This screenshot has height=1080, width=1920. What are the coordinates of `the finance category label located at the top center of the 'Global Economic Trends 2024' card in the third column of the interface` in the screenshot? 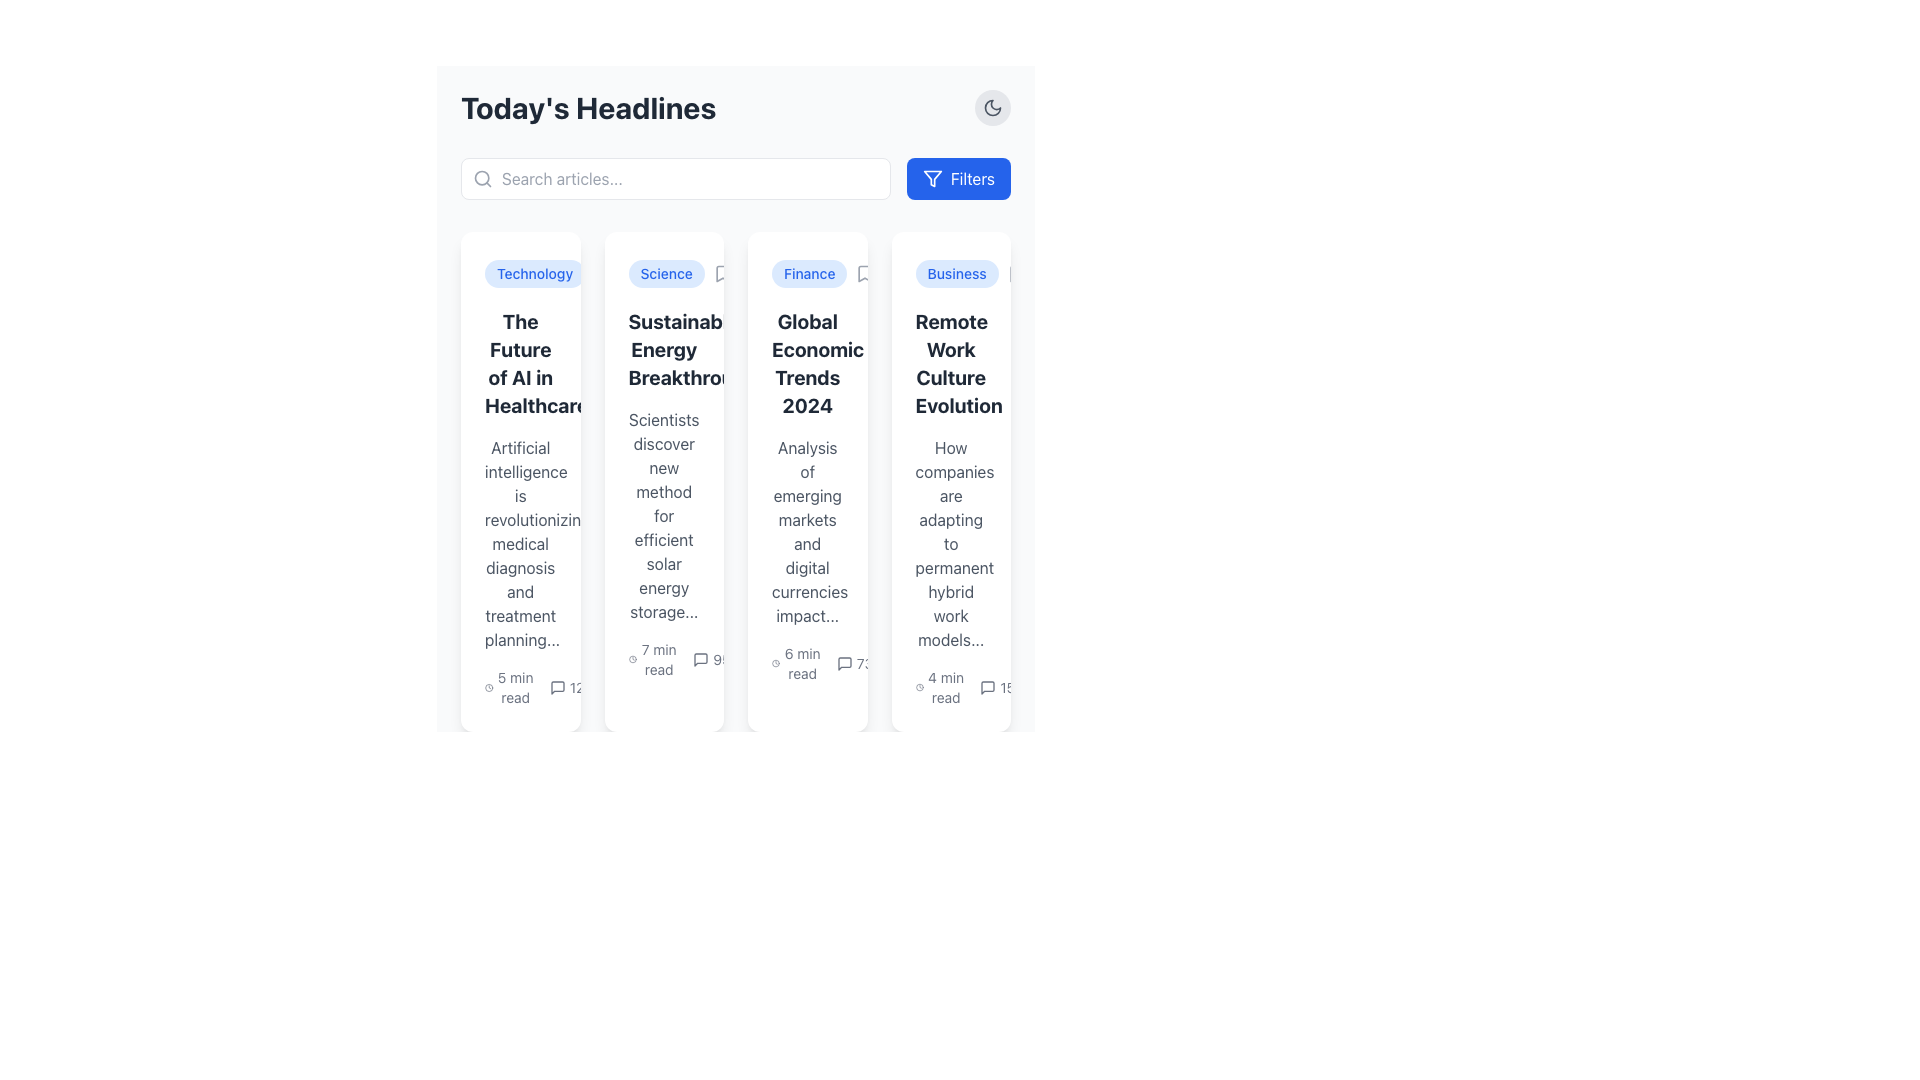 It's located at (807, 273).